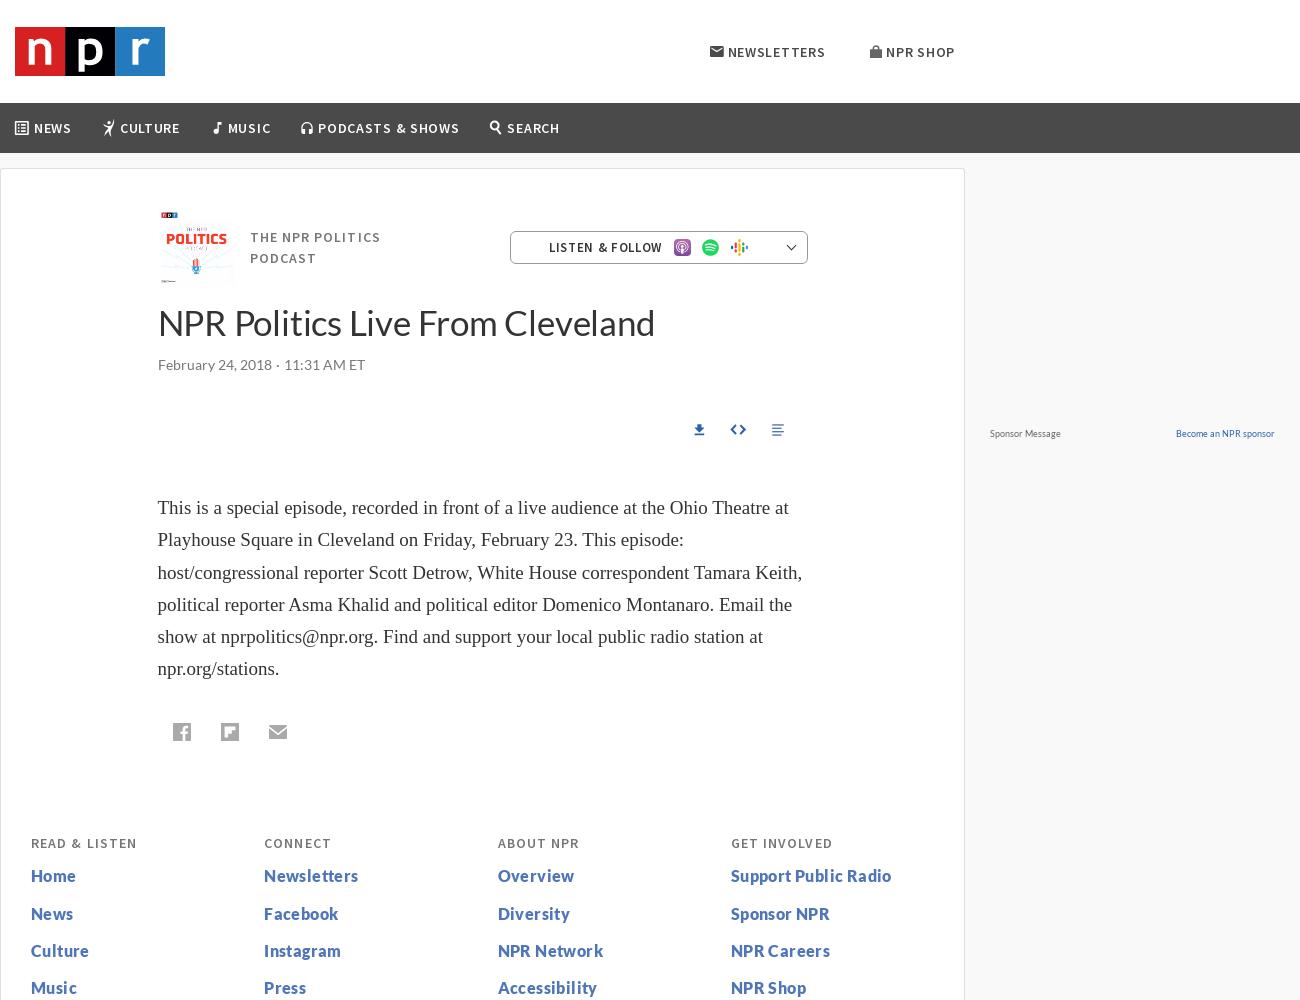 The height and width of the screenshot is (1000, 1300). I want to click on 'Movies', so click(288, 192).